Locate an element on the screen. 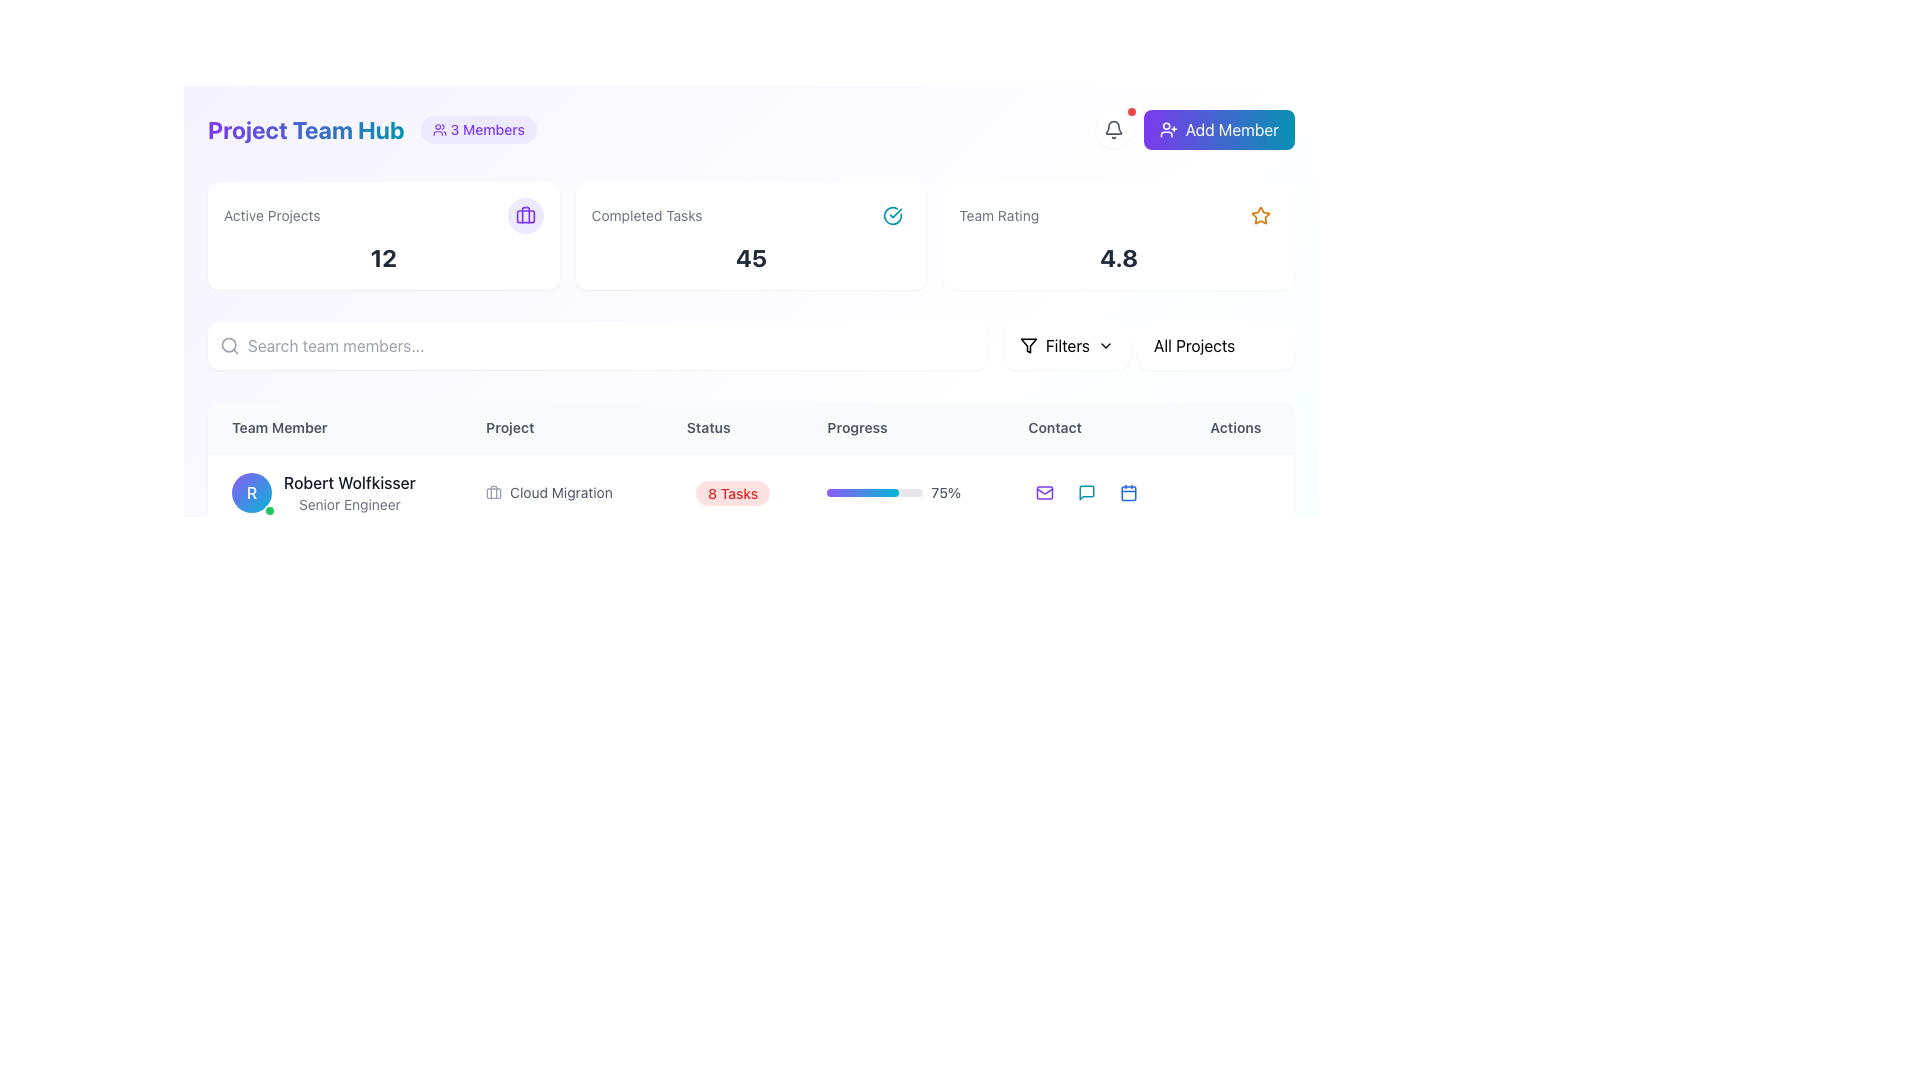  the label displaying '8 Tasks' in the Status column for Robert Wolfkisser, a Senior Engineer is located at coordinates (732, 492).